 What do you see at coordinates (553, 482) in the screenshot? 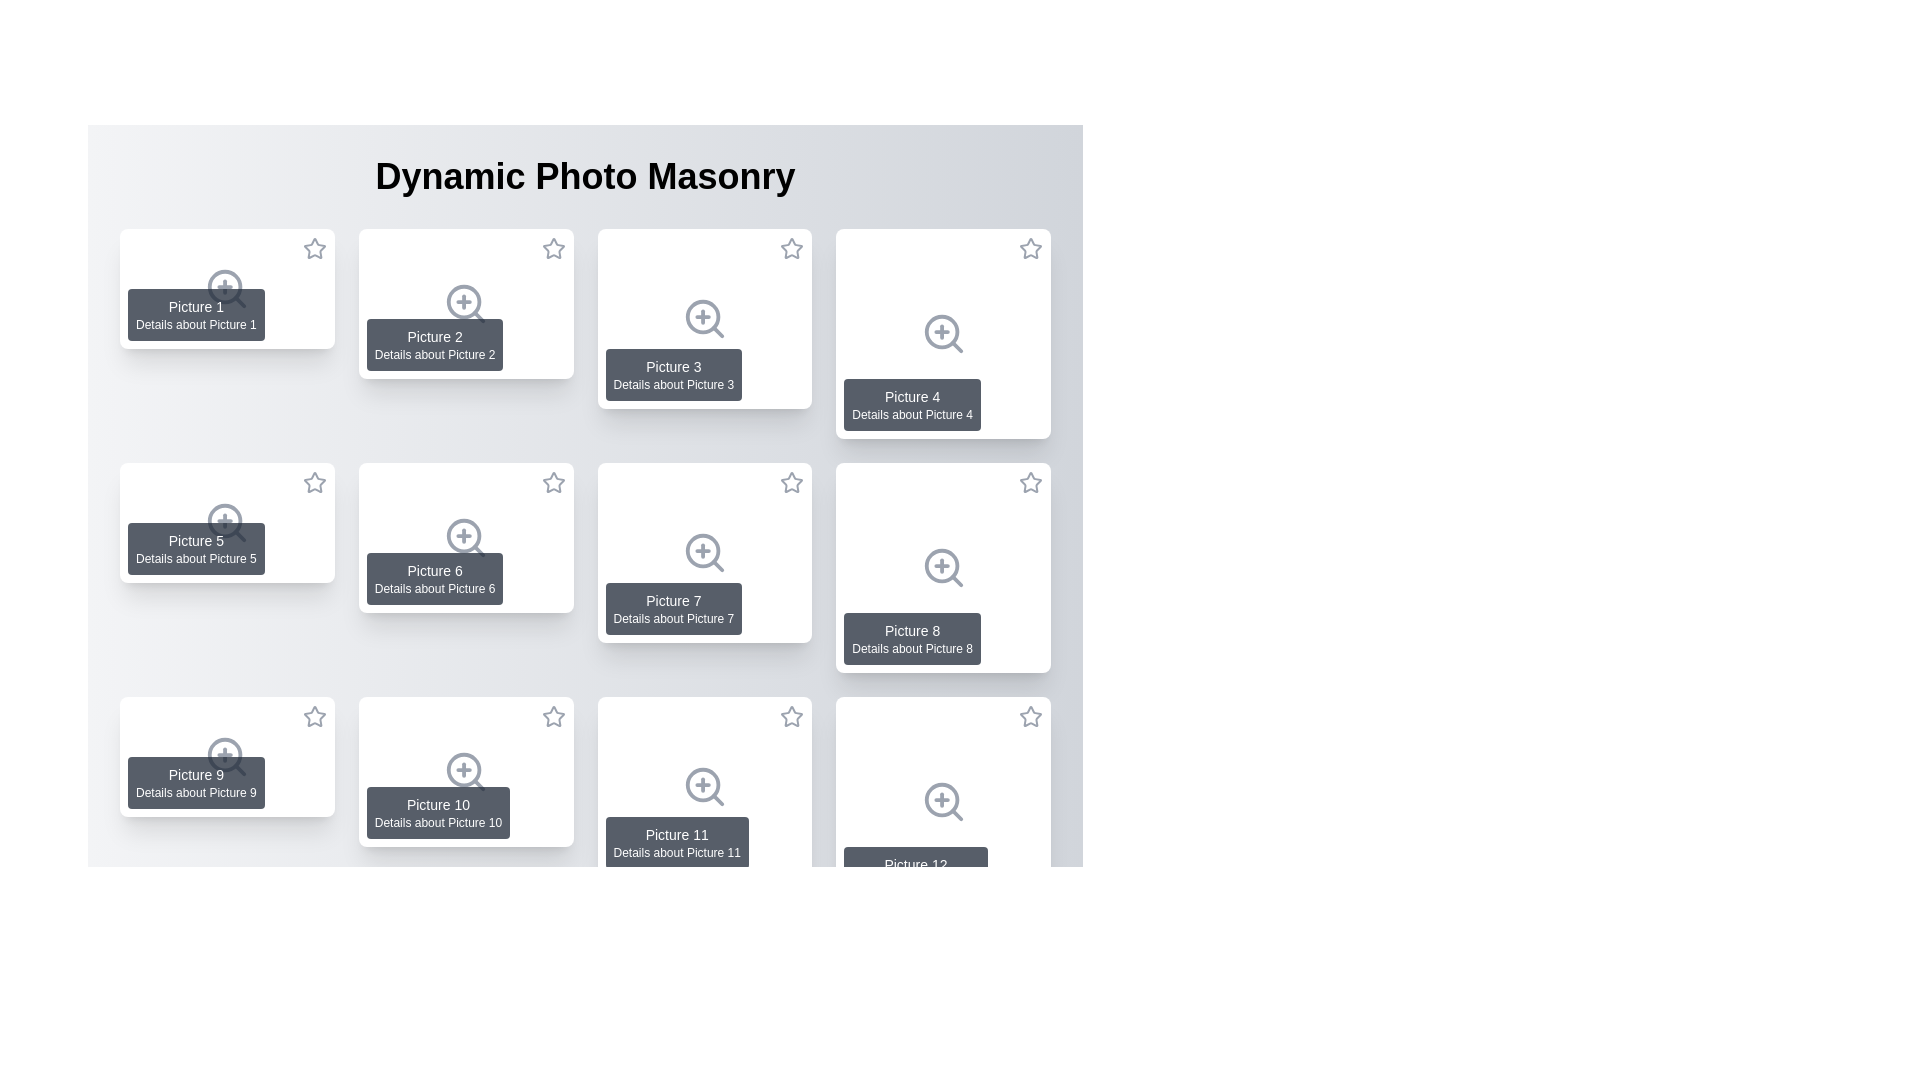
I see `the favorite toggle button located in the top-right corner of the card labeled 'Picture 6'` at bounding box center [553, 482].